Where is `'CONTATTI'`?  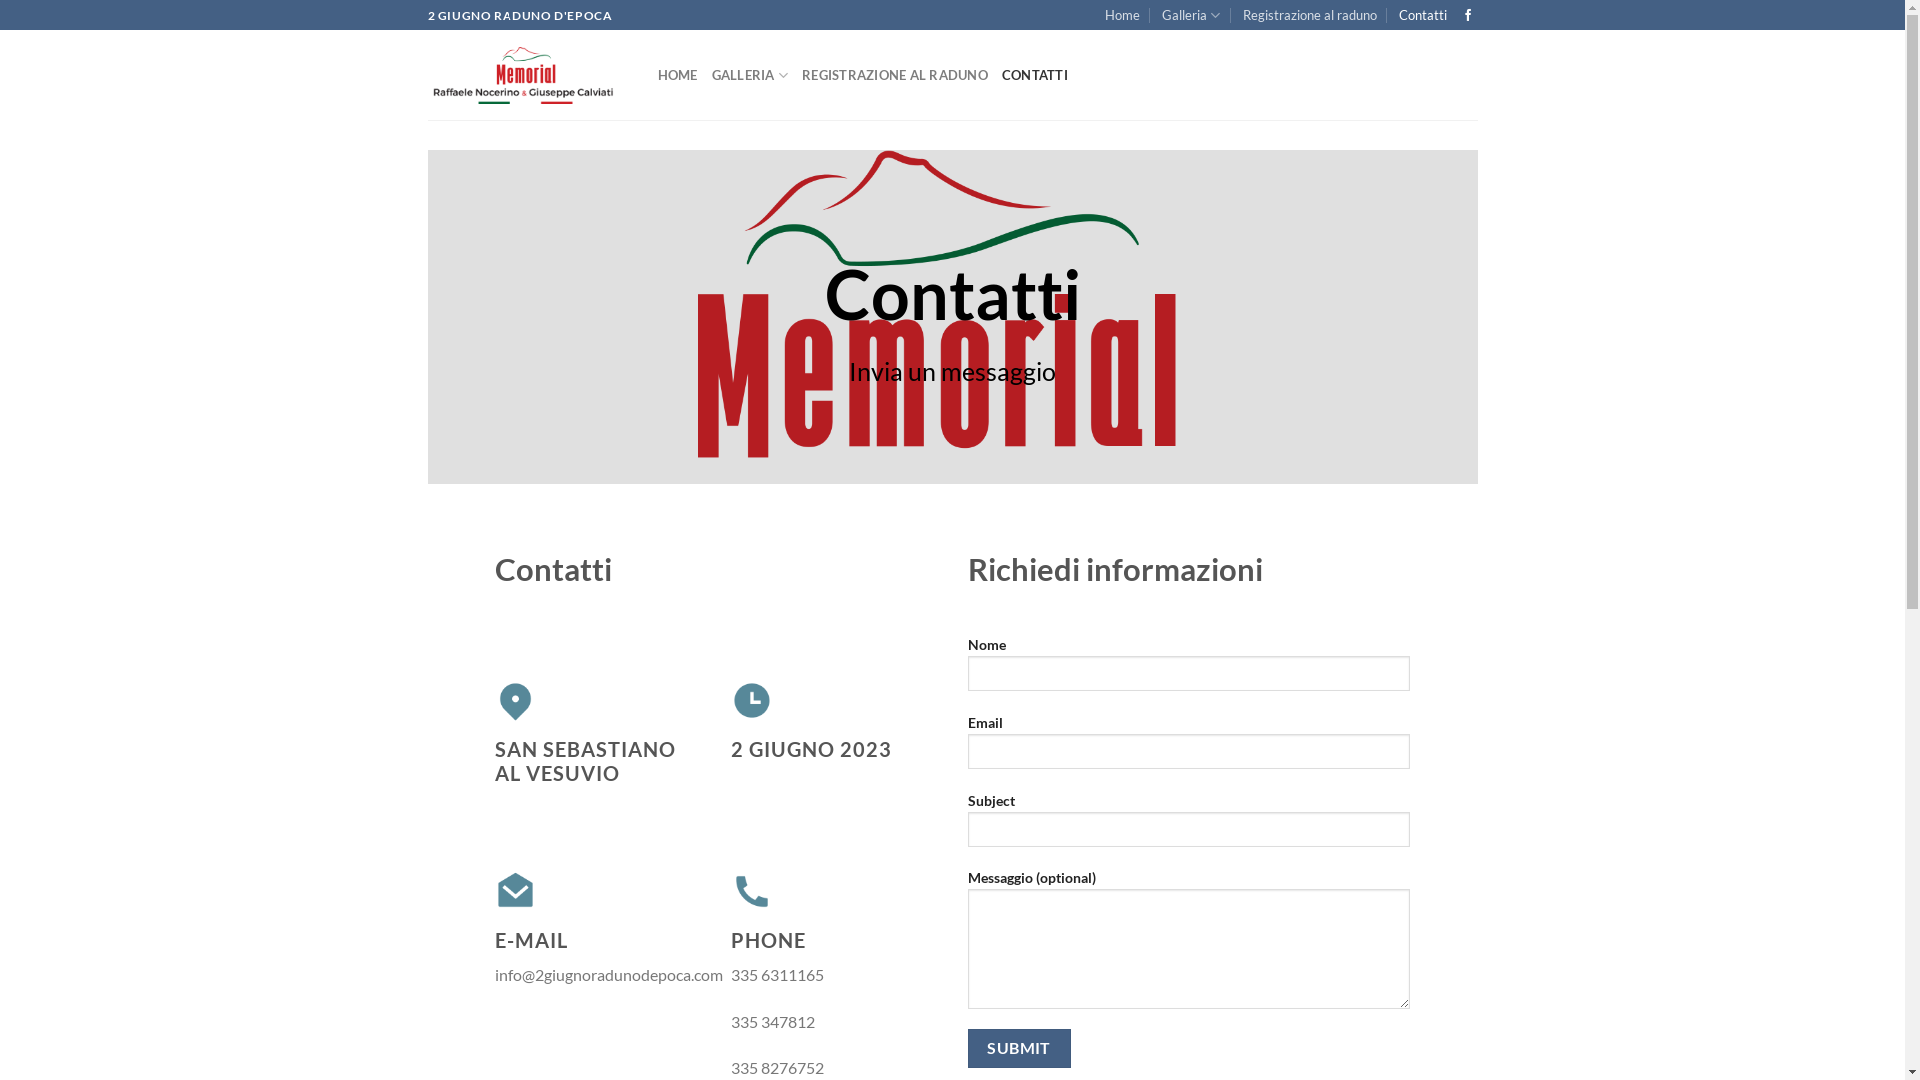 'CONTATTI' is located at coordinates (1035, 73).